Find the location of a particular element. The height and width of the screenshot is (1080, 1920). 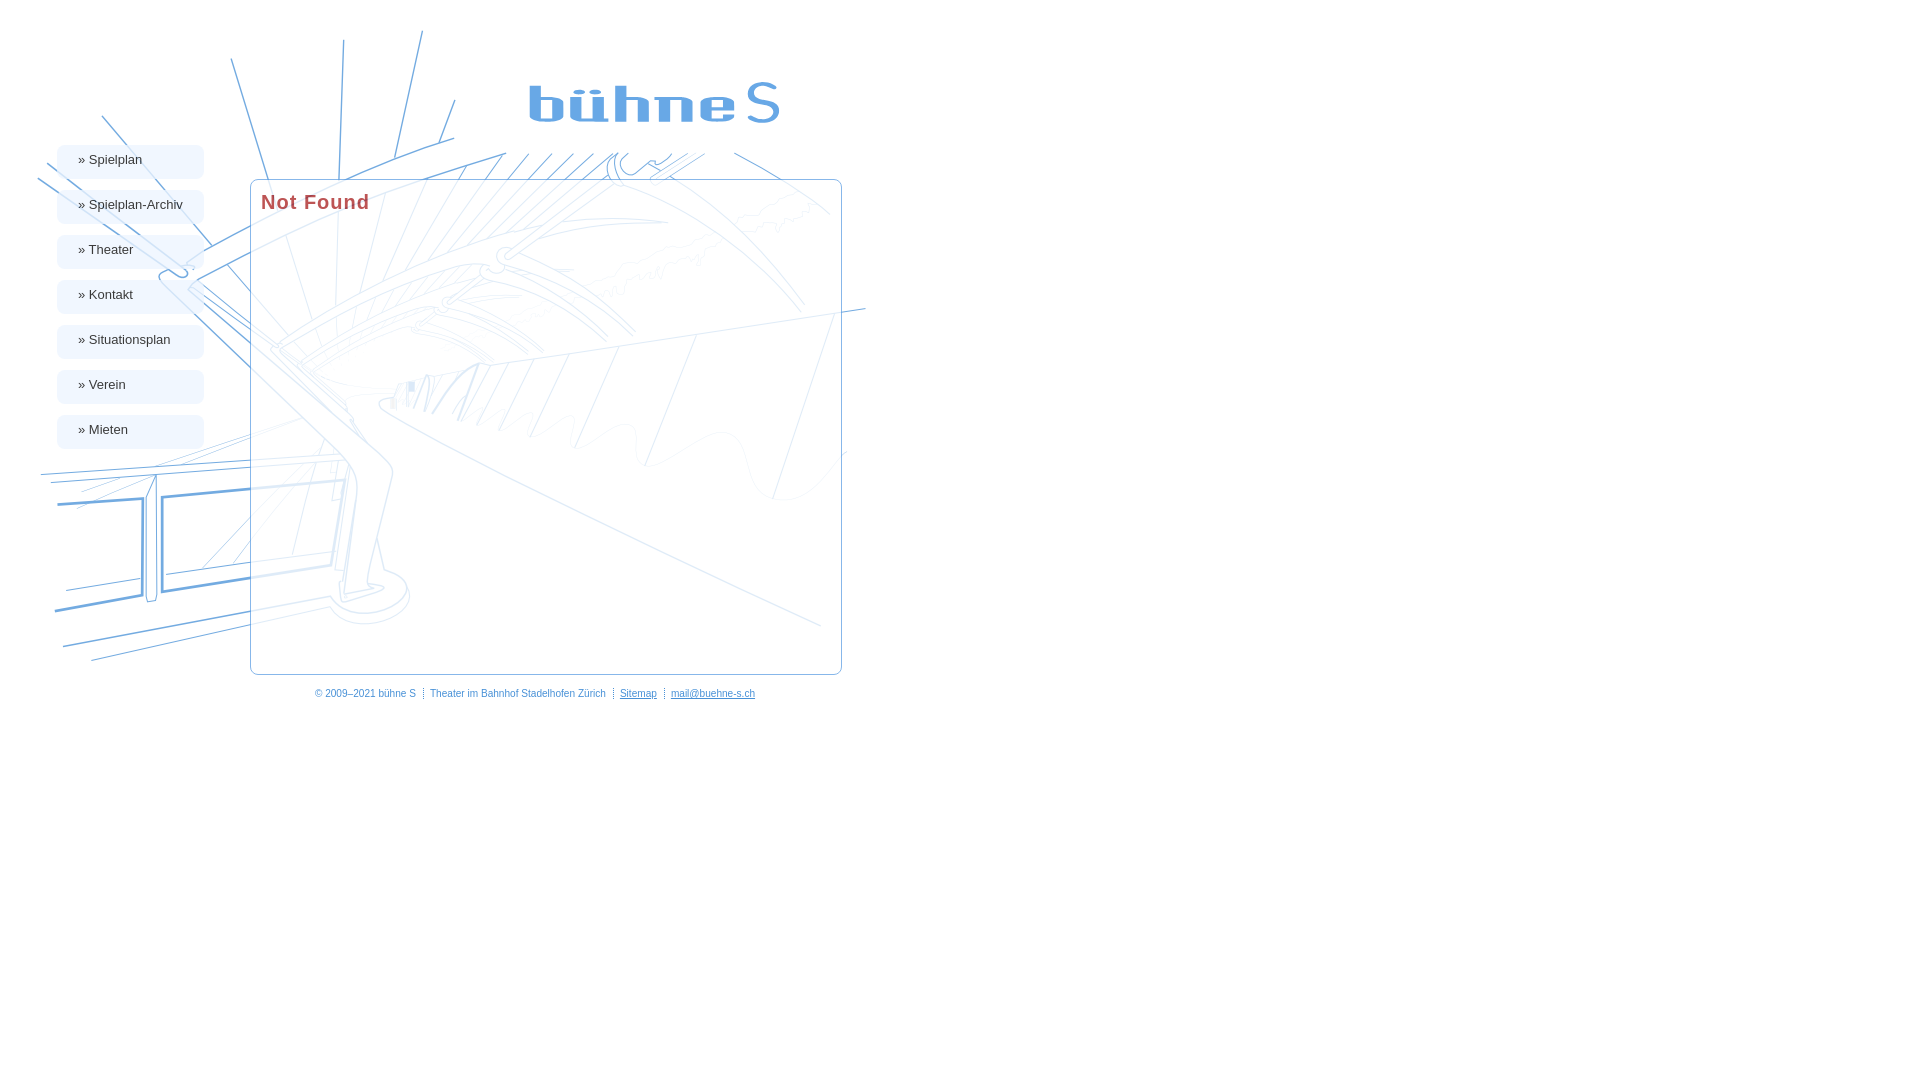

'Sitemap' is located at coordinates (637, 692).